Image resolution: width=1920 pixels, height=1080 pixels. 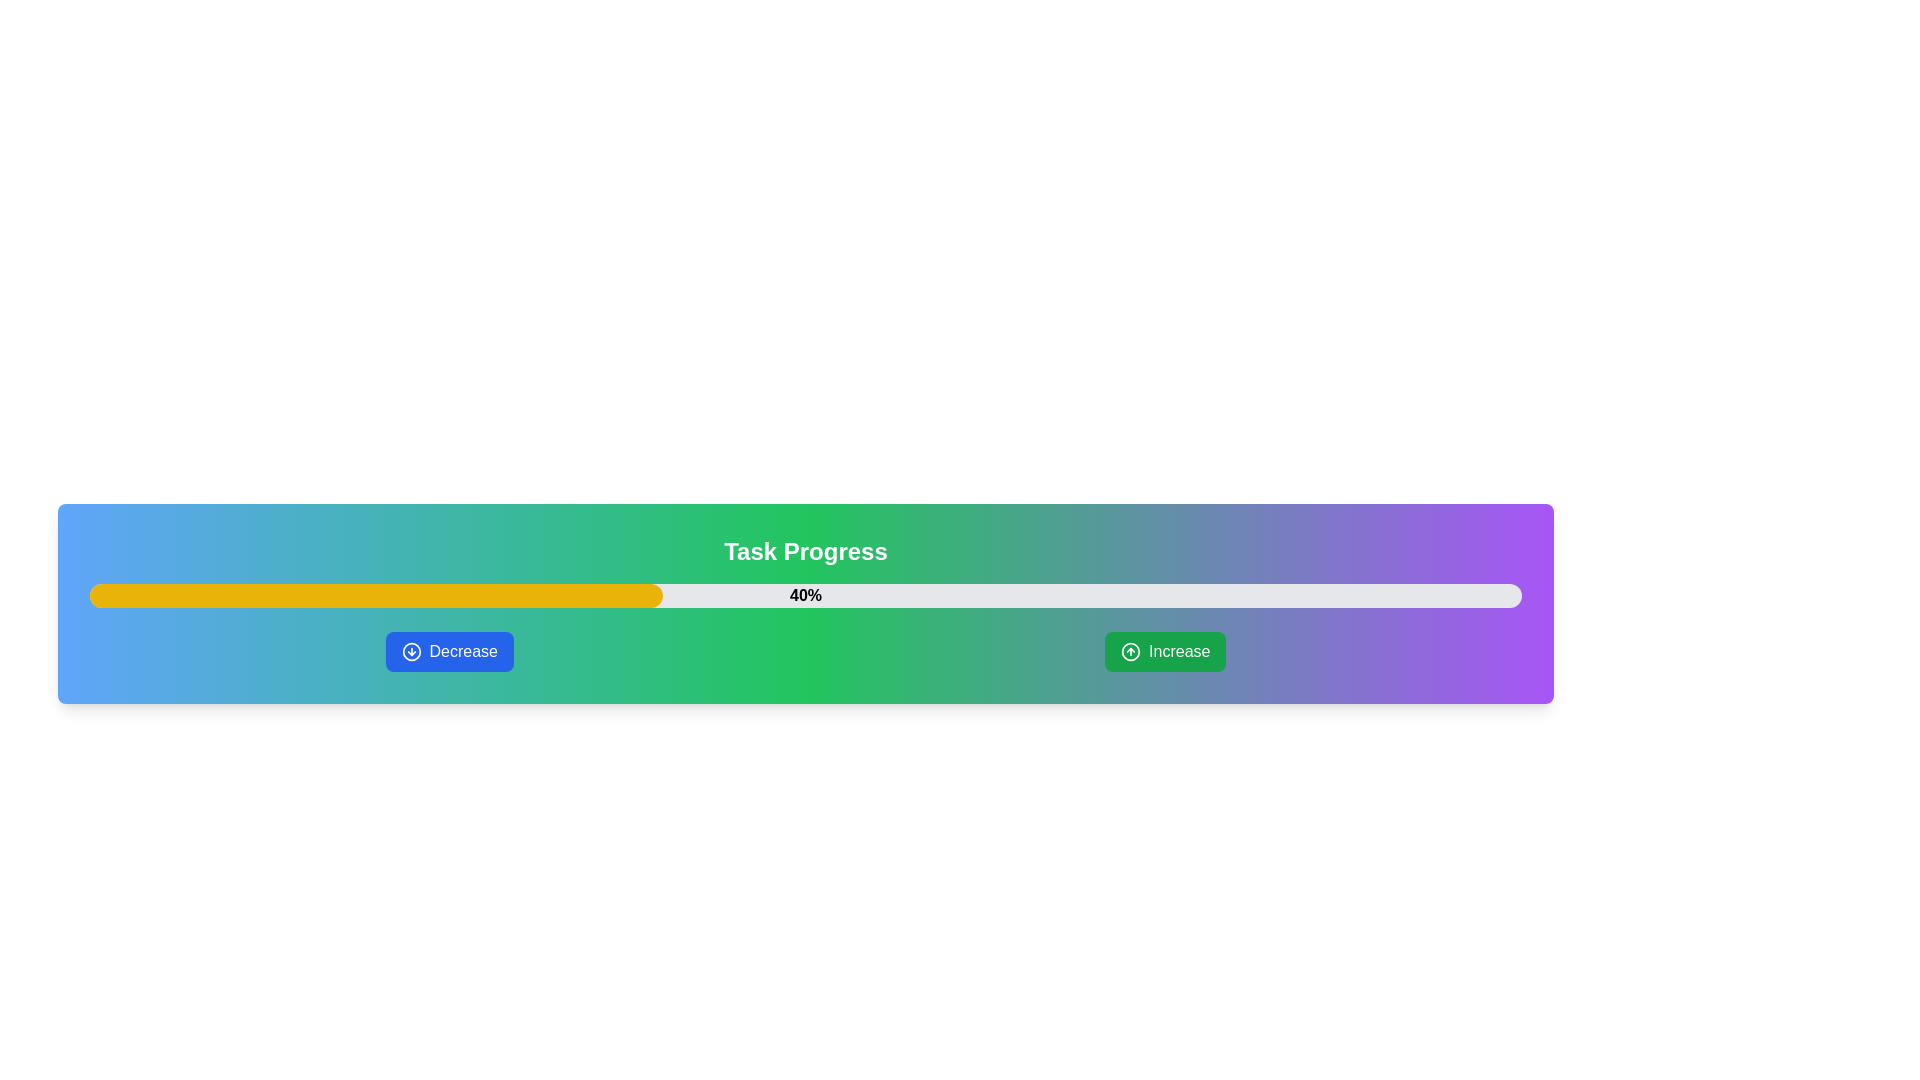 What do you see at coordinates (448, 651) in the screenshot?
I see `the left button used to decrease the current progress, positioned below the progress bar and to the left of the 'Increase' button` at bounding box center [448, 651].